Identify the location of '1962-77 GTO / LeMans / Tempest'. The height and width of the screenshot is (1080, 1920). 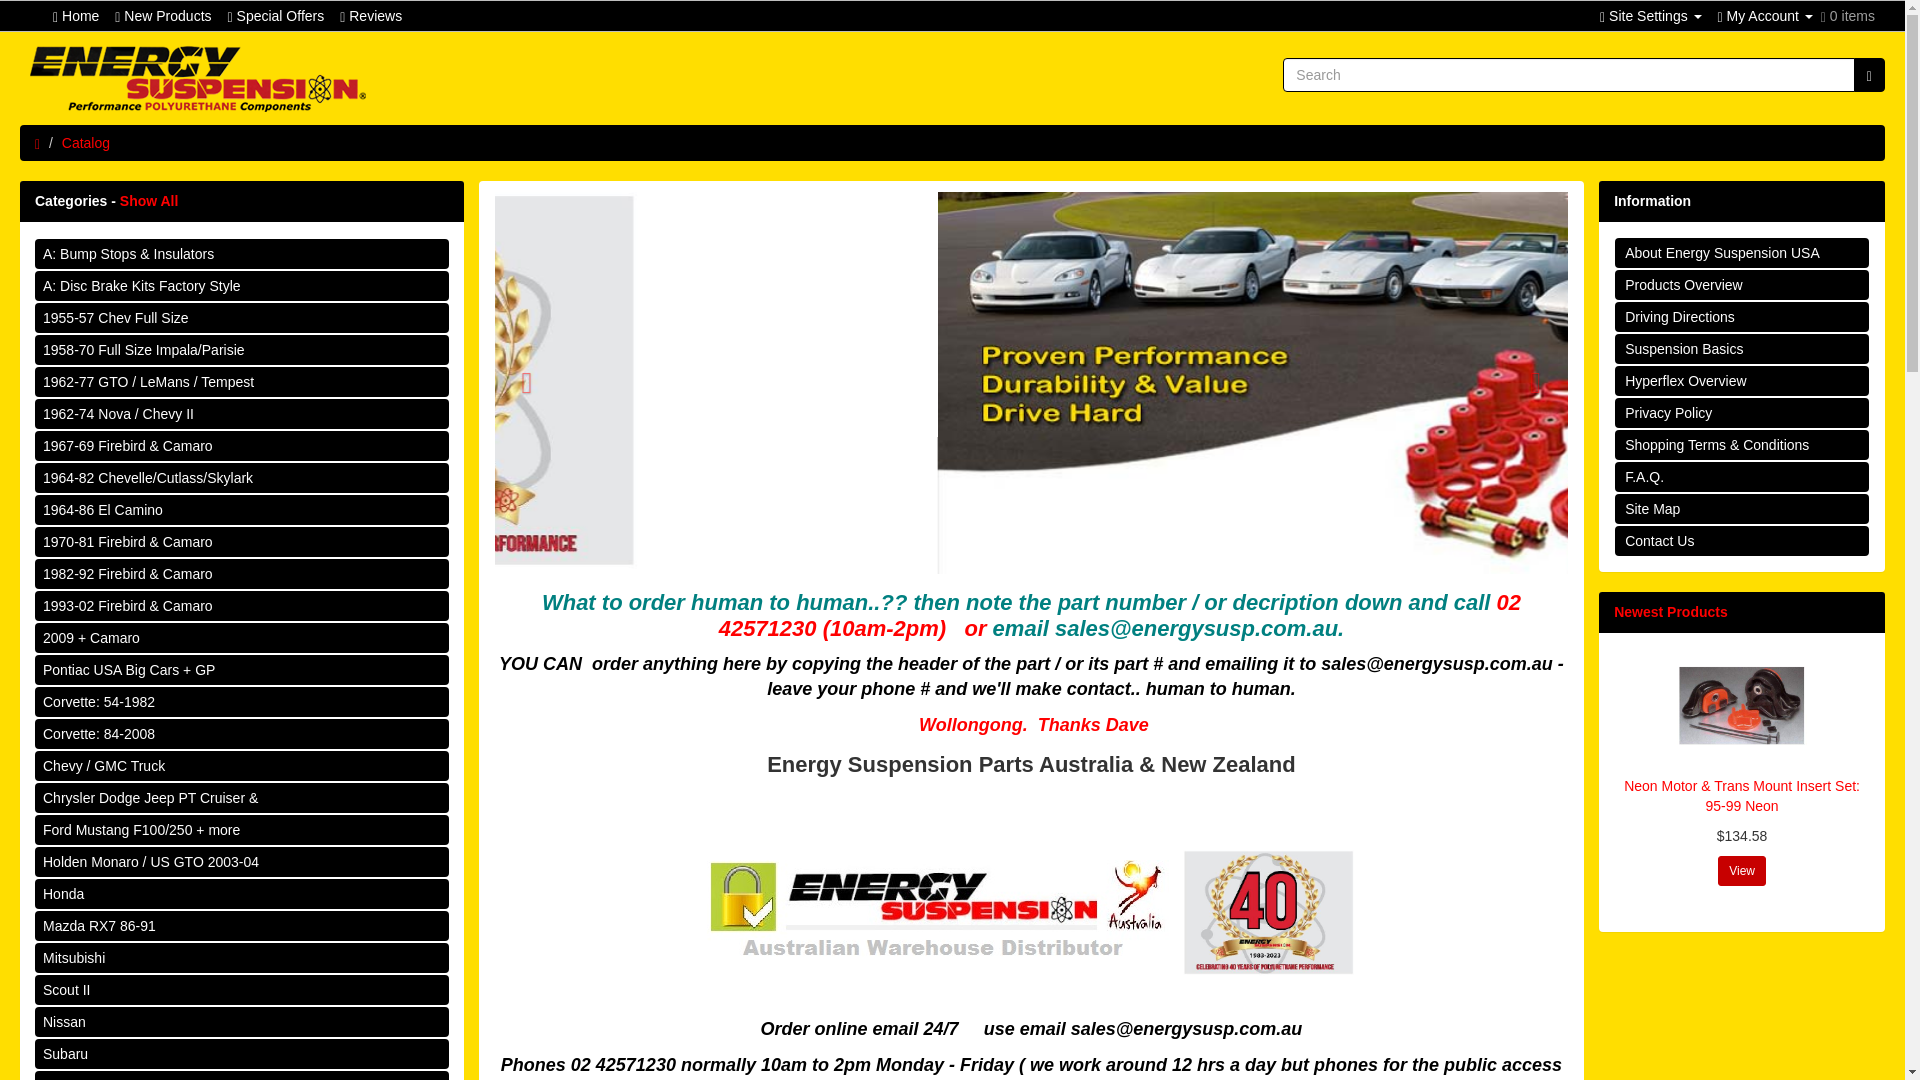
(240, 381).